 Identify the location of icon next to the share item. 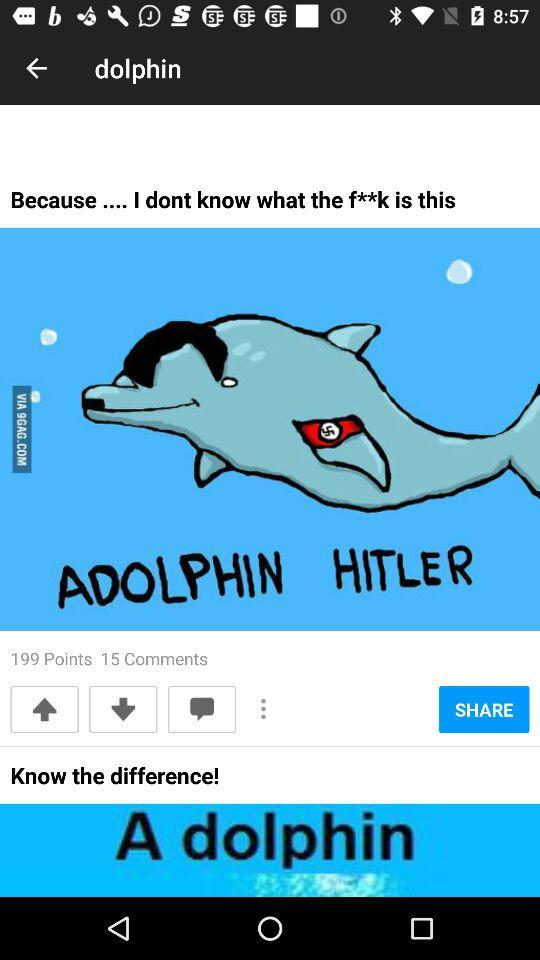
(263, 709).